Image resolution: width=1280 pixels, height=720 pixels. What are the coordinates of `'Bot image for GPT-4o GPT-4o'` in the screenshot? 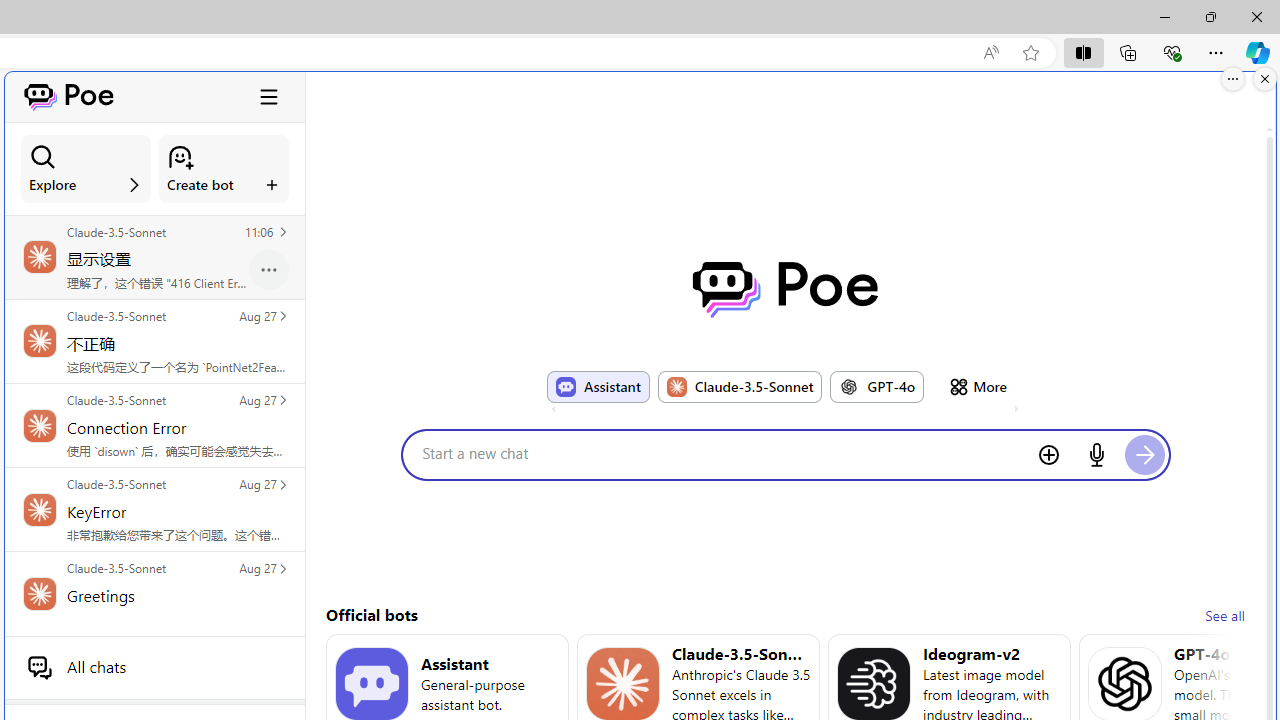 It's located at (877, 386).